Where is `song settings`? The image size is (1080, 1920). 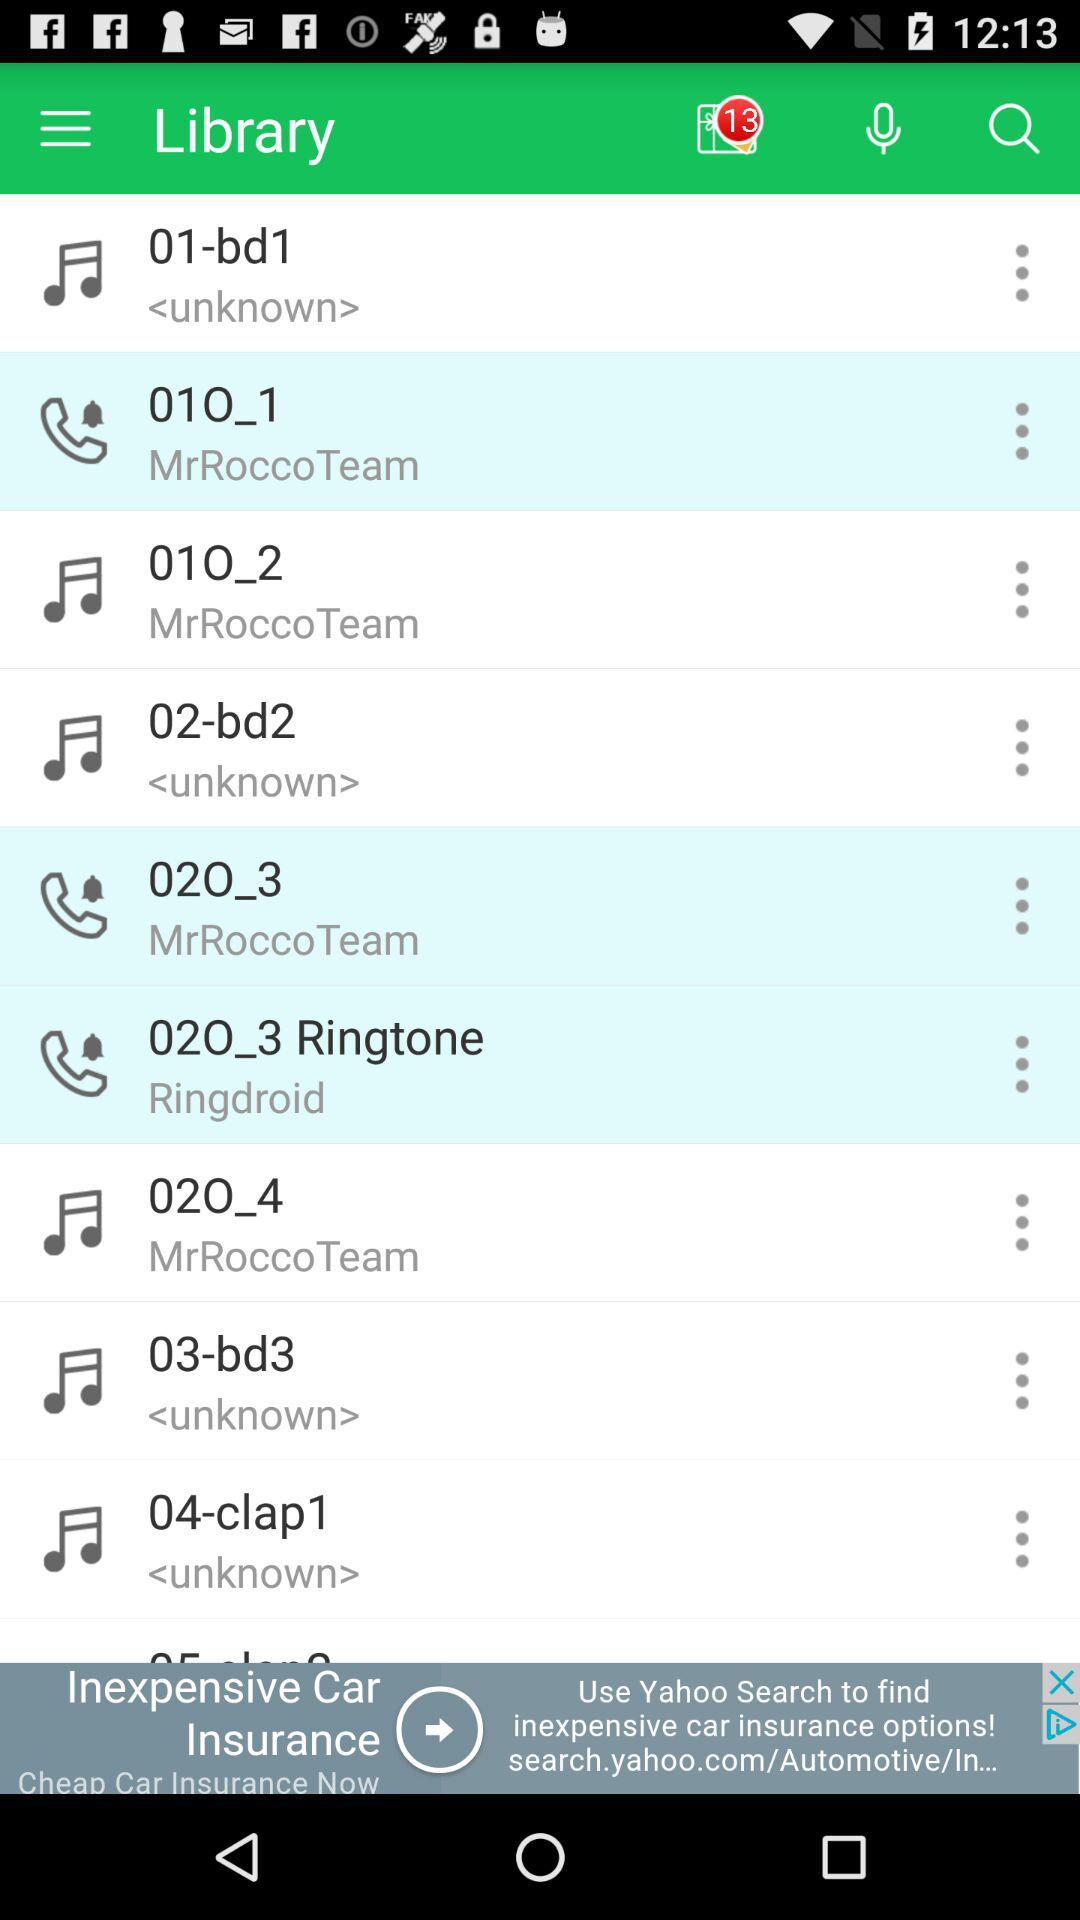 song settings is located at coordinates (1022, 1379).